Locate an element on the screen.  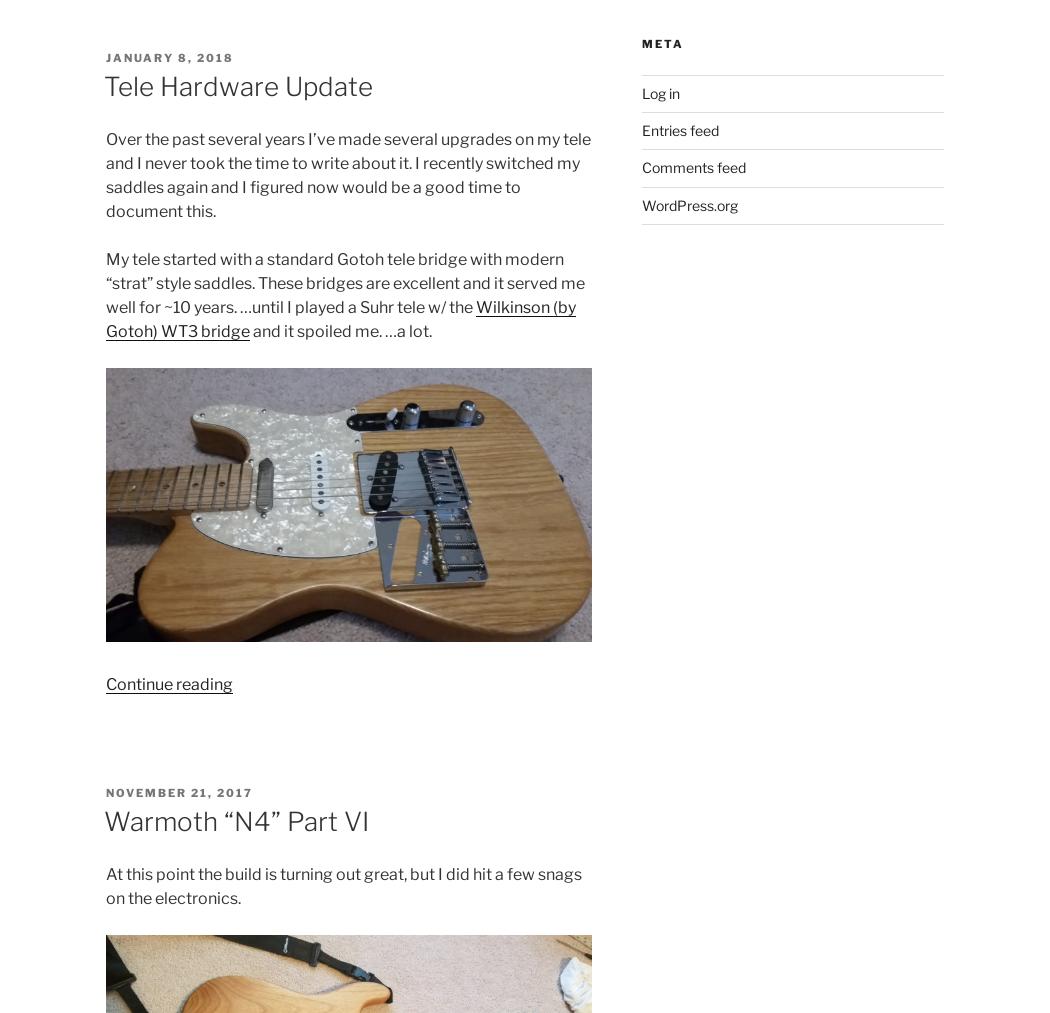
'At this point the build is turning out great, but I did hit a few snags on the electronics.' is located at coordinates (342, 884).